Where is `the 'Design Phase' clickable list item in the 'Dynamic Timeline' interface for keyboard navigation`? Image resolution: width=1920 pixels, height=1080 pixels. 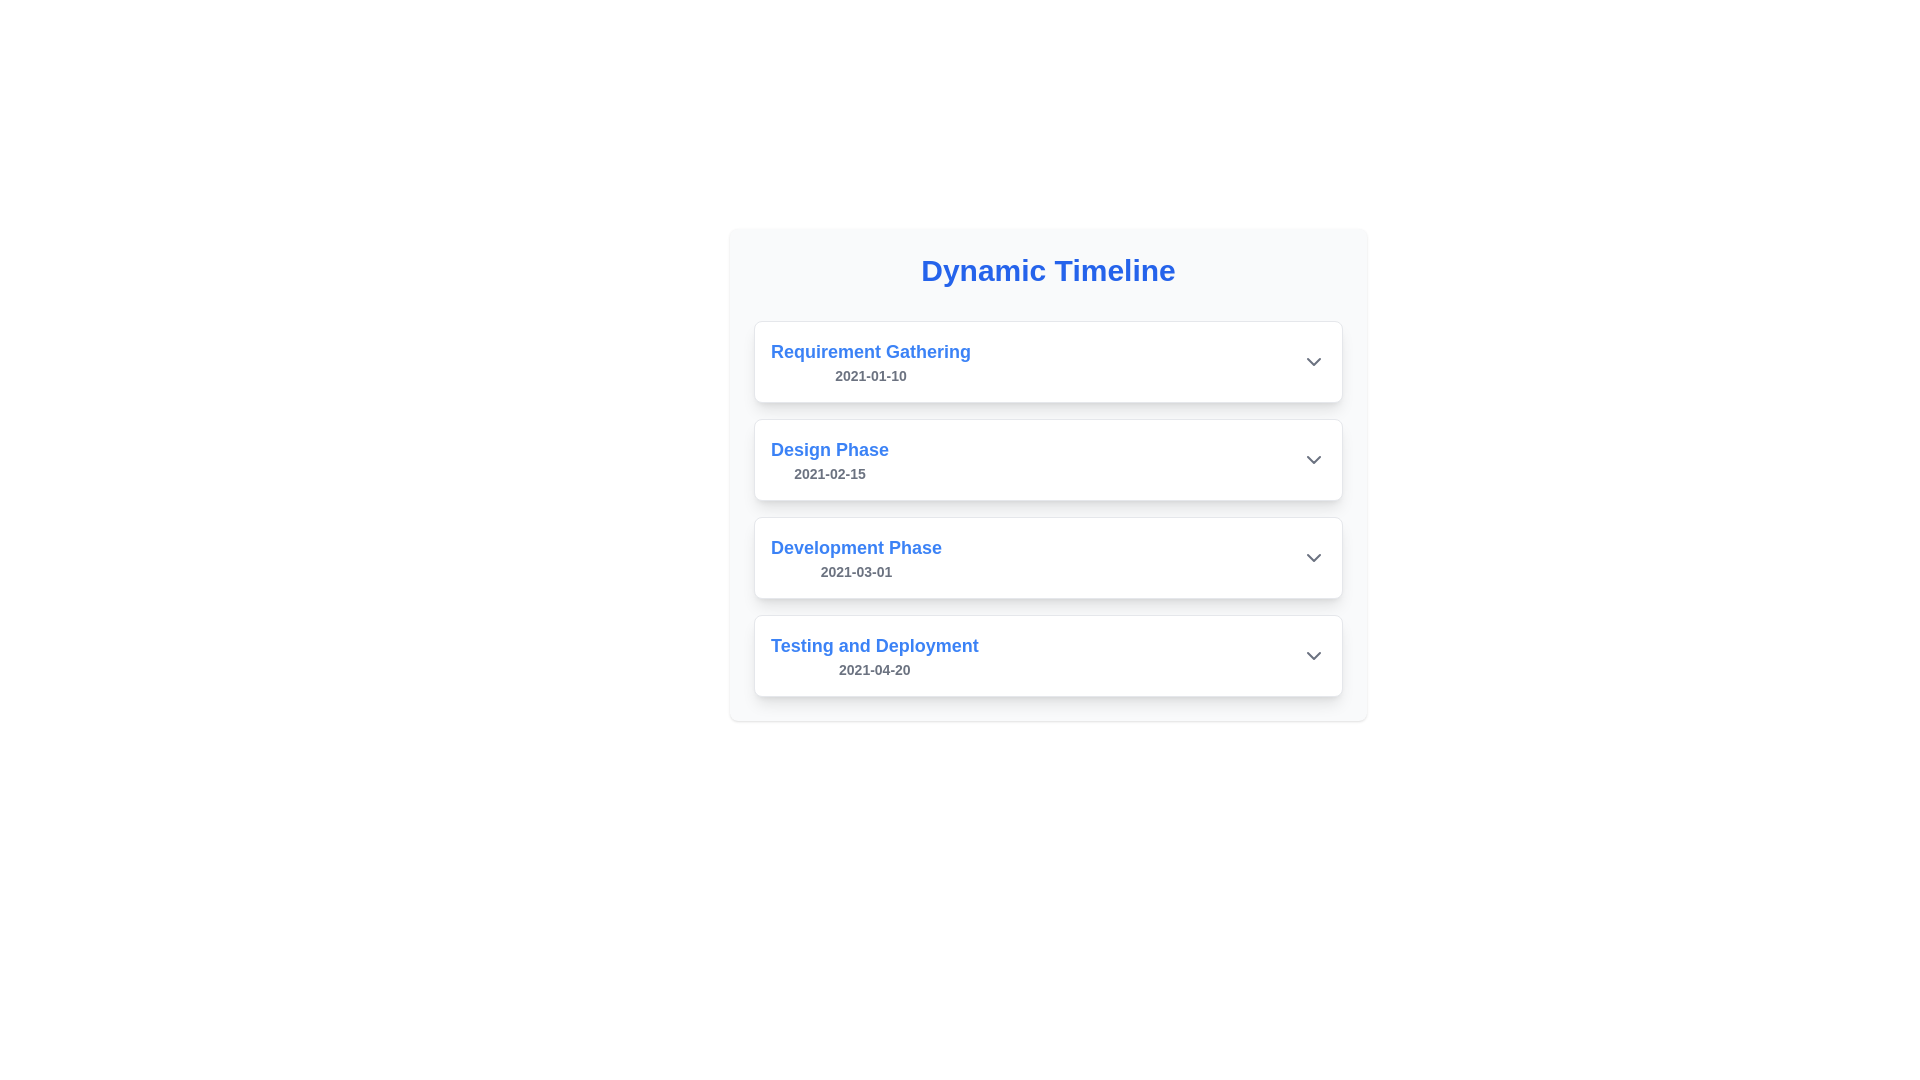 the 'Design Phase' clickable list item in the 'Dynamic Timeline' interface for keyboard navigation is located at coordinates (1047, 459).